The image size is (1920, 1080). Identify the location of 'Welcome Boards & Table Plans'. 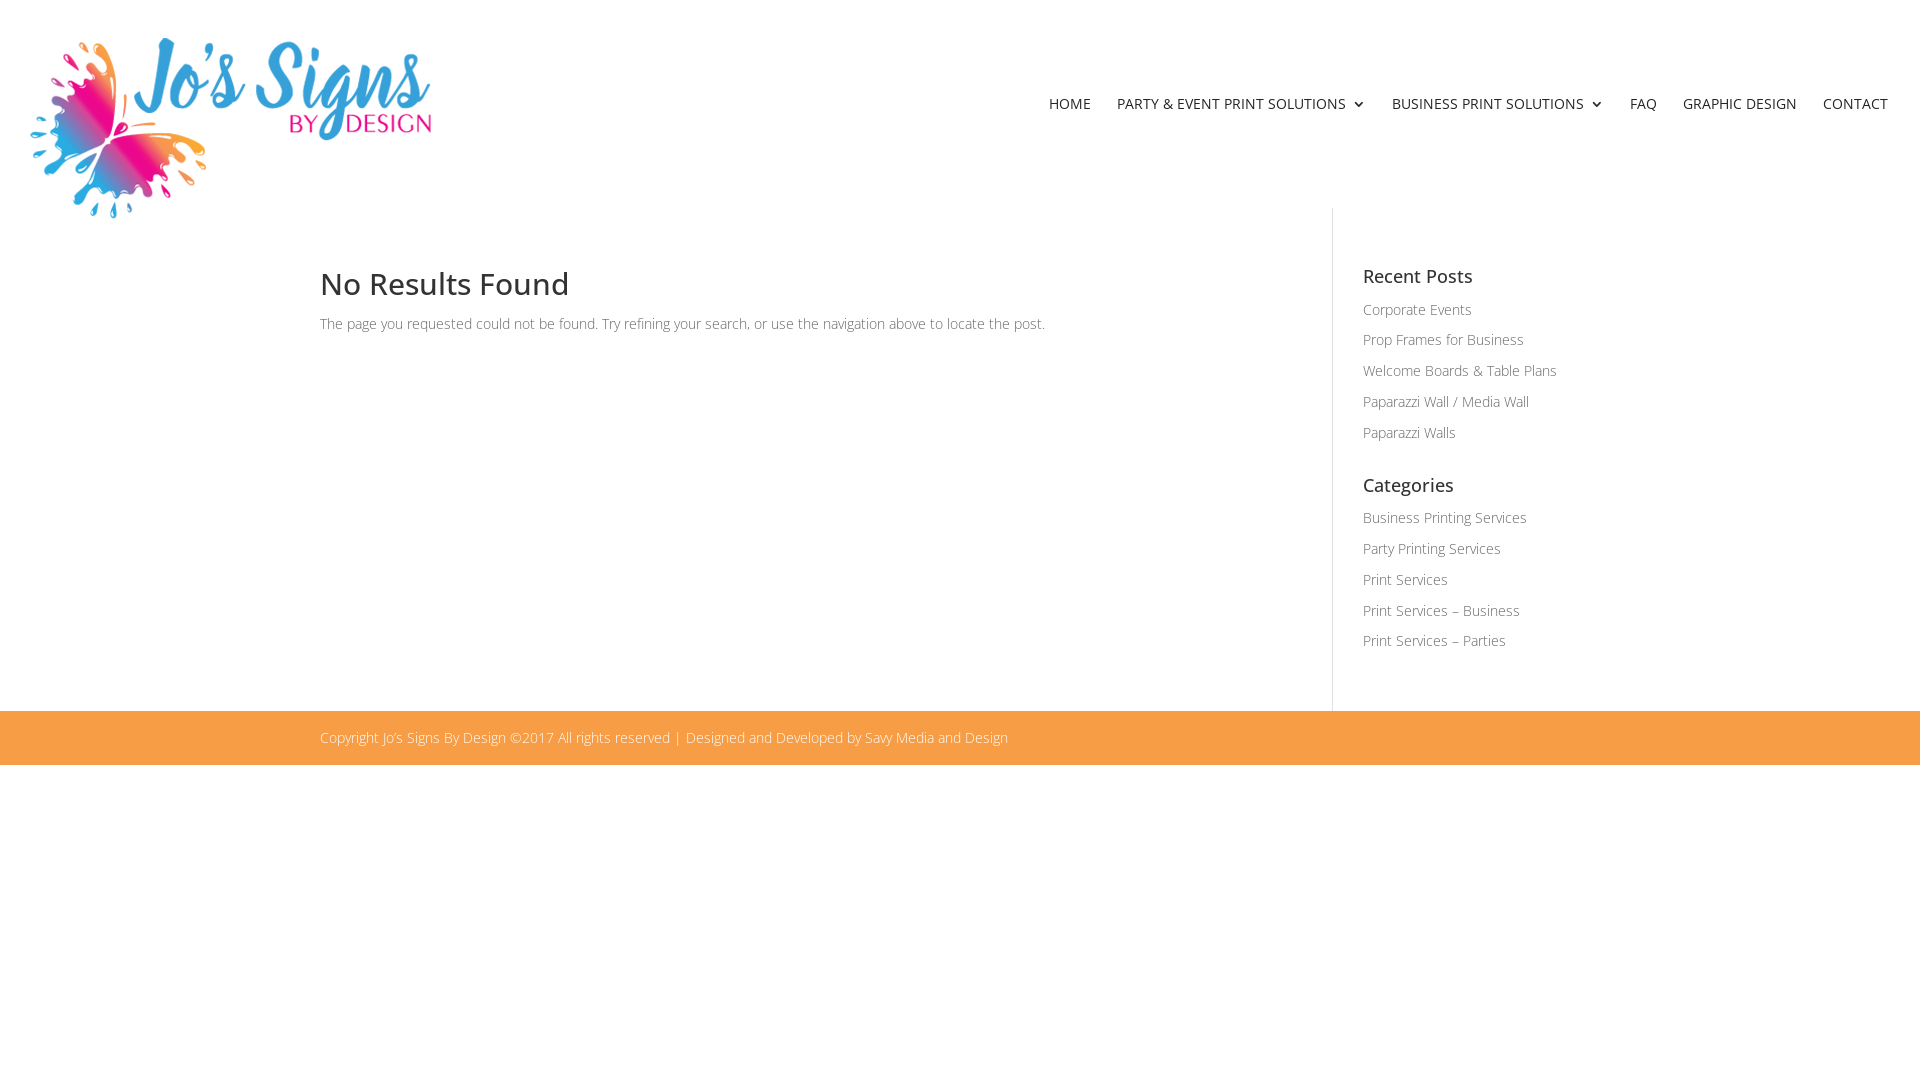
(1459, 370).